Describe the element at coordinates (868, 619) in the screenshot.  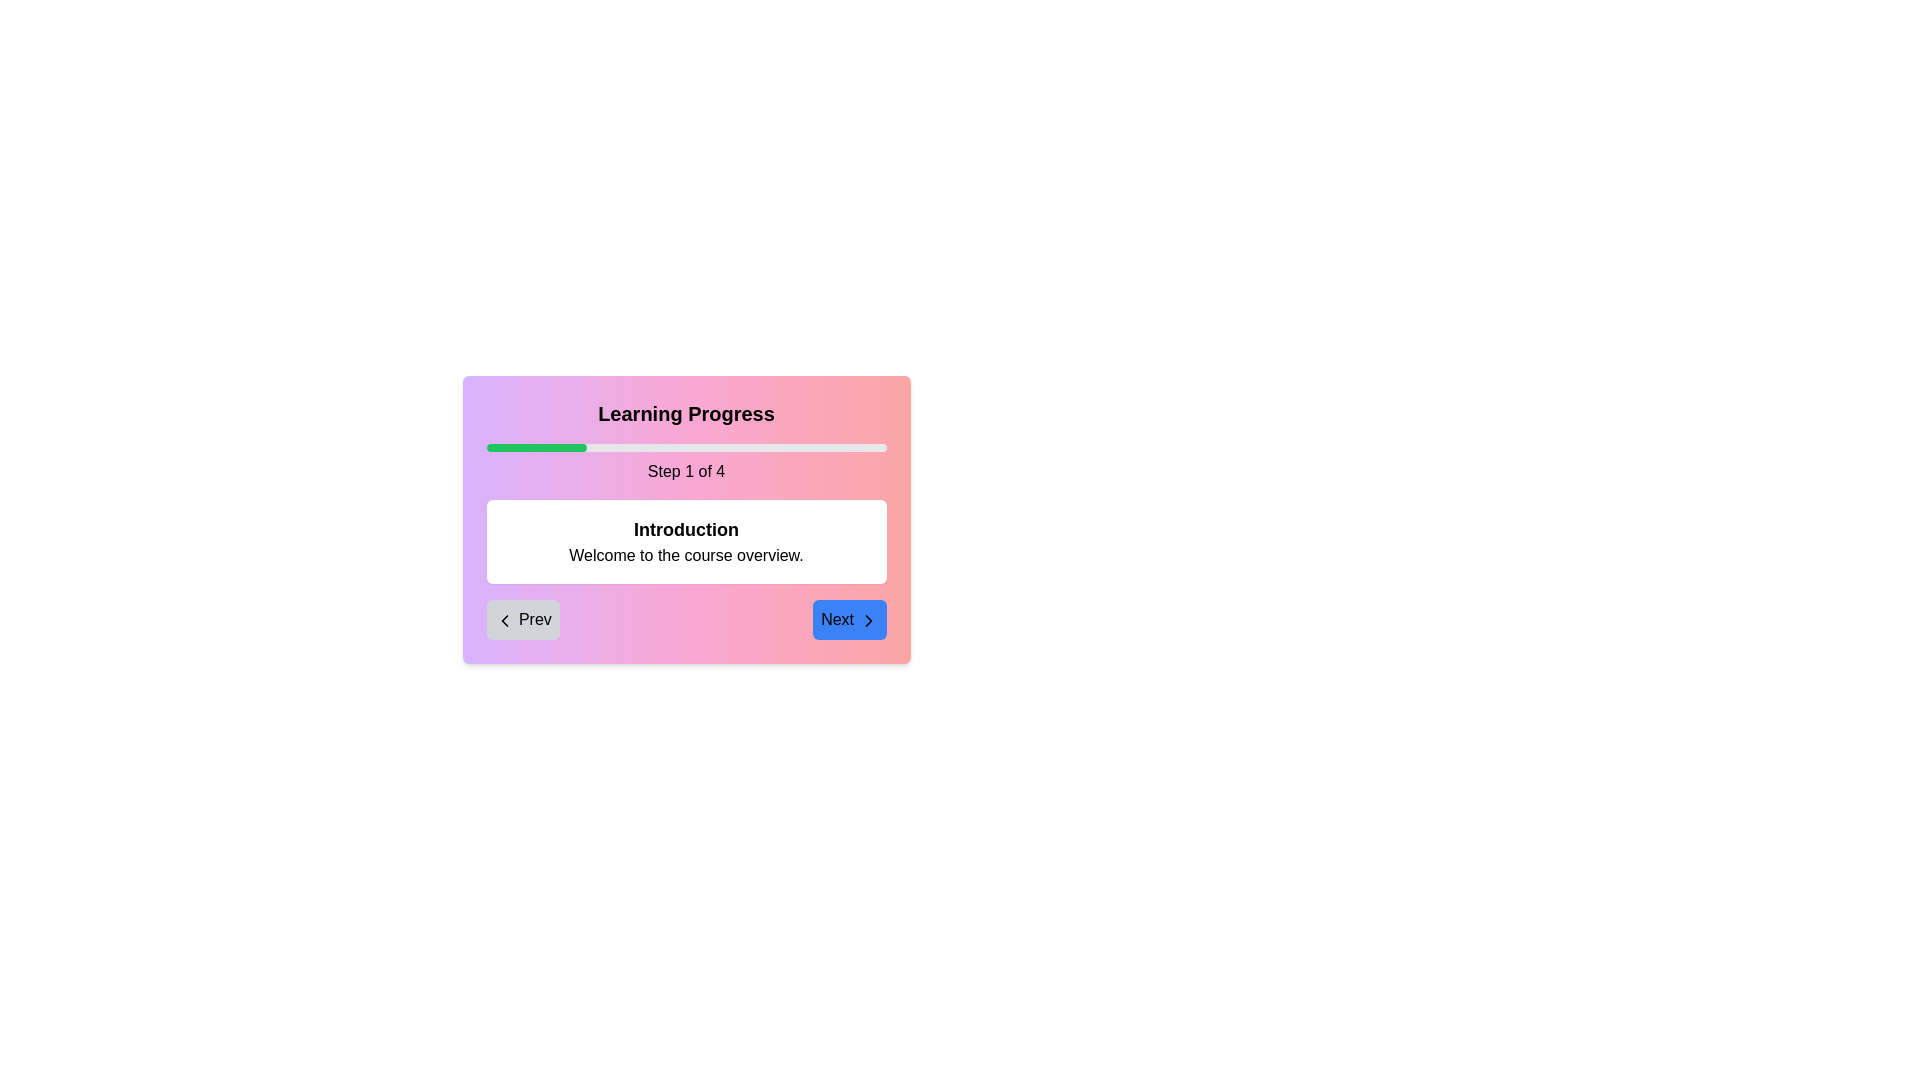
I see `the rightward-pointing arrow icon within the 'Next' button` at that location.